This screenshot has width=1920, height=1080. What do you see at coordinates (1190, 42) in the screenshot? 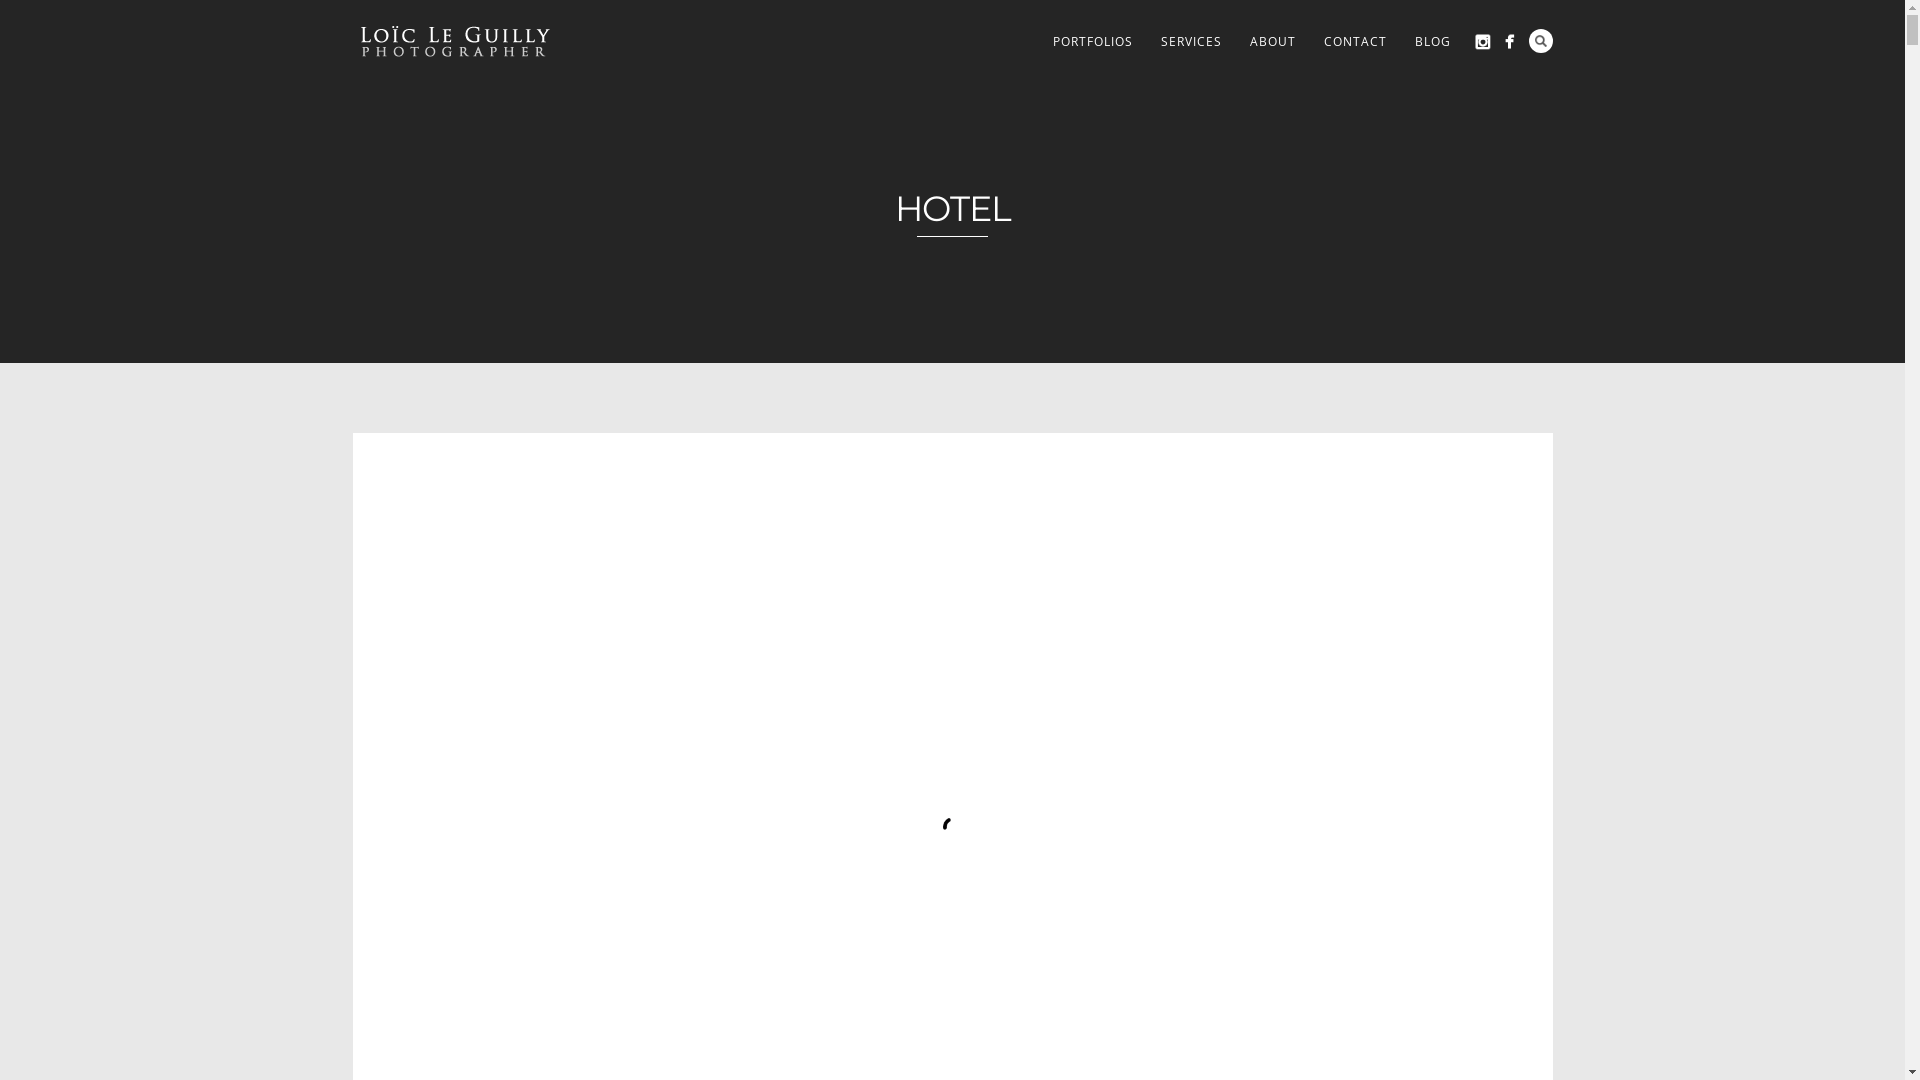
I see `'SERVICES'` at bounding box center [1190, 42].